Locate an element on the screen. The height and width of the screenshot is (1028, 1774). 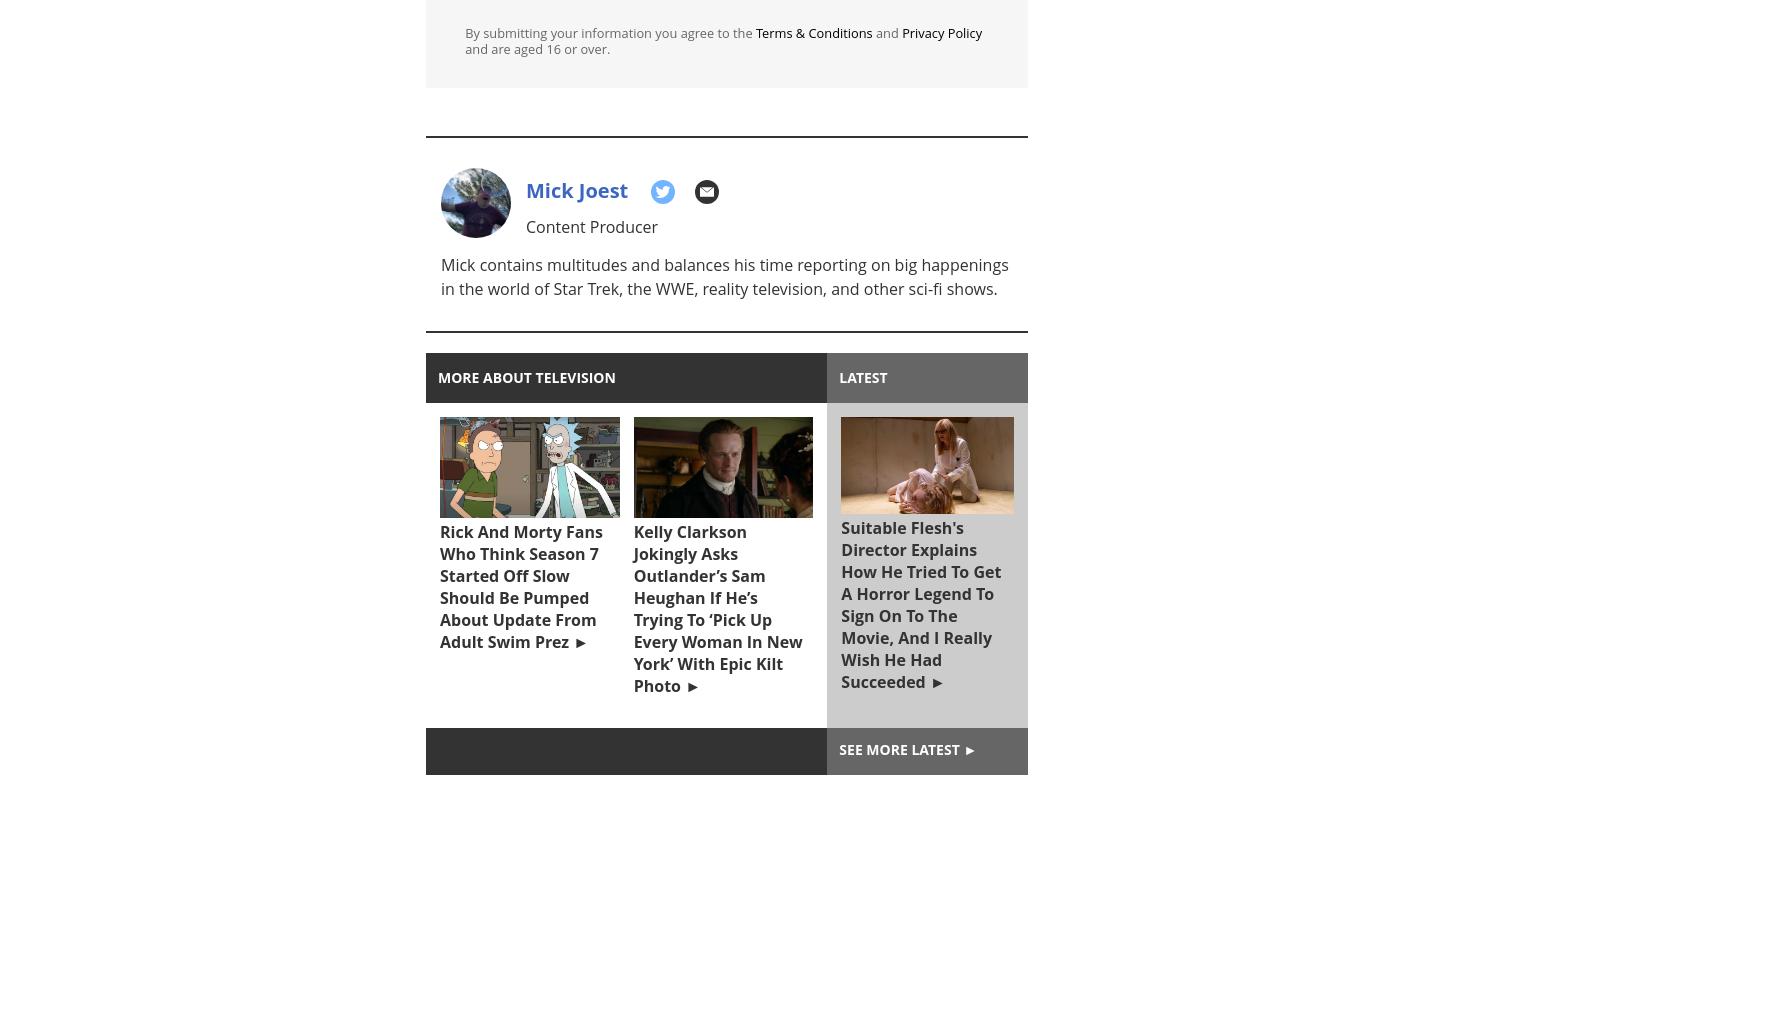
'Suitable Flesh's Director Explains How He Tried To Get A Horror Legend To Sign On To The Movie, And I Really Wish He Had Succeeded' is located at coordinates (920, 603).